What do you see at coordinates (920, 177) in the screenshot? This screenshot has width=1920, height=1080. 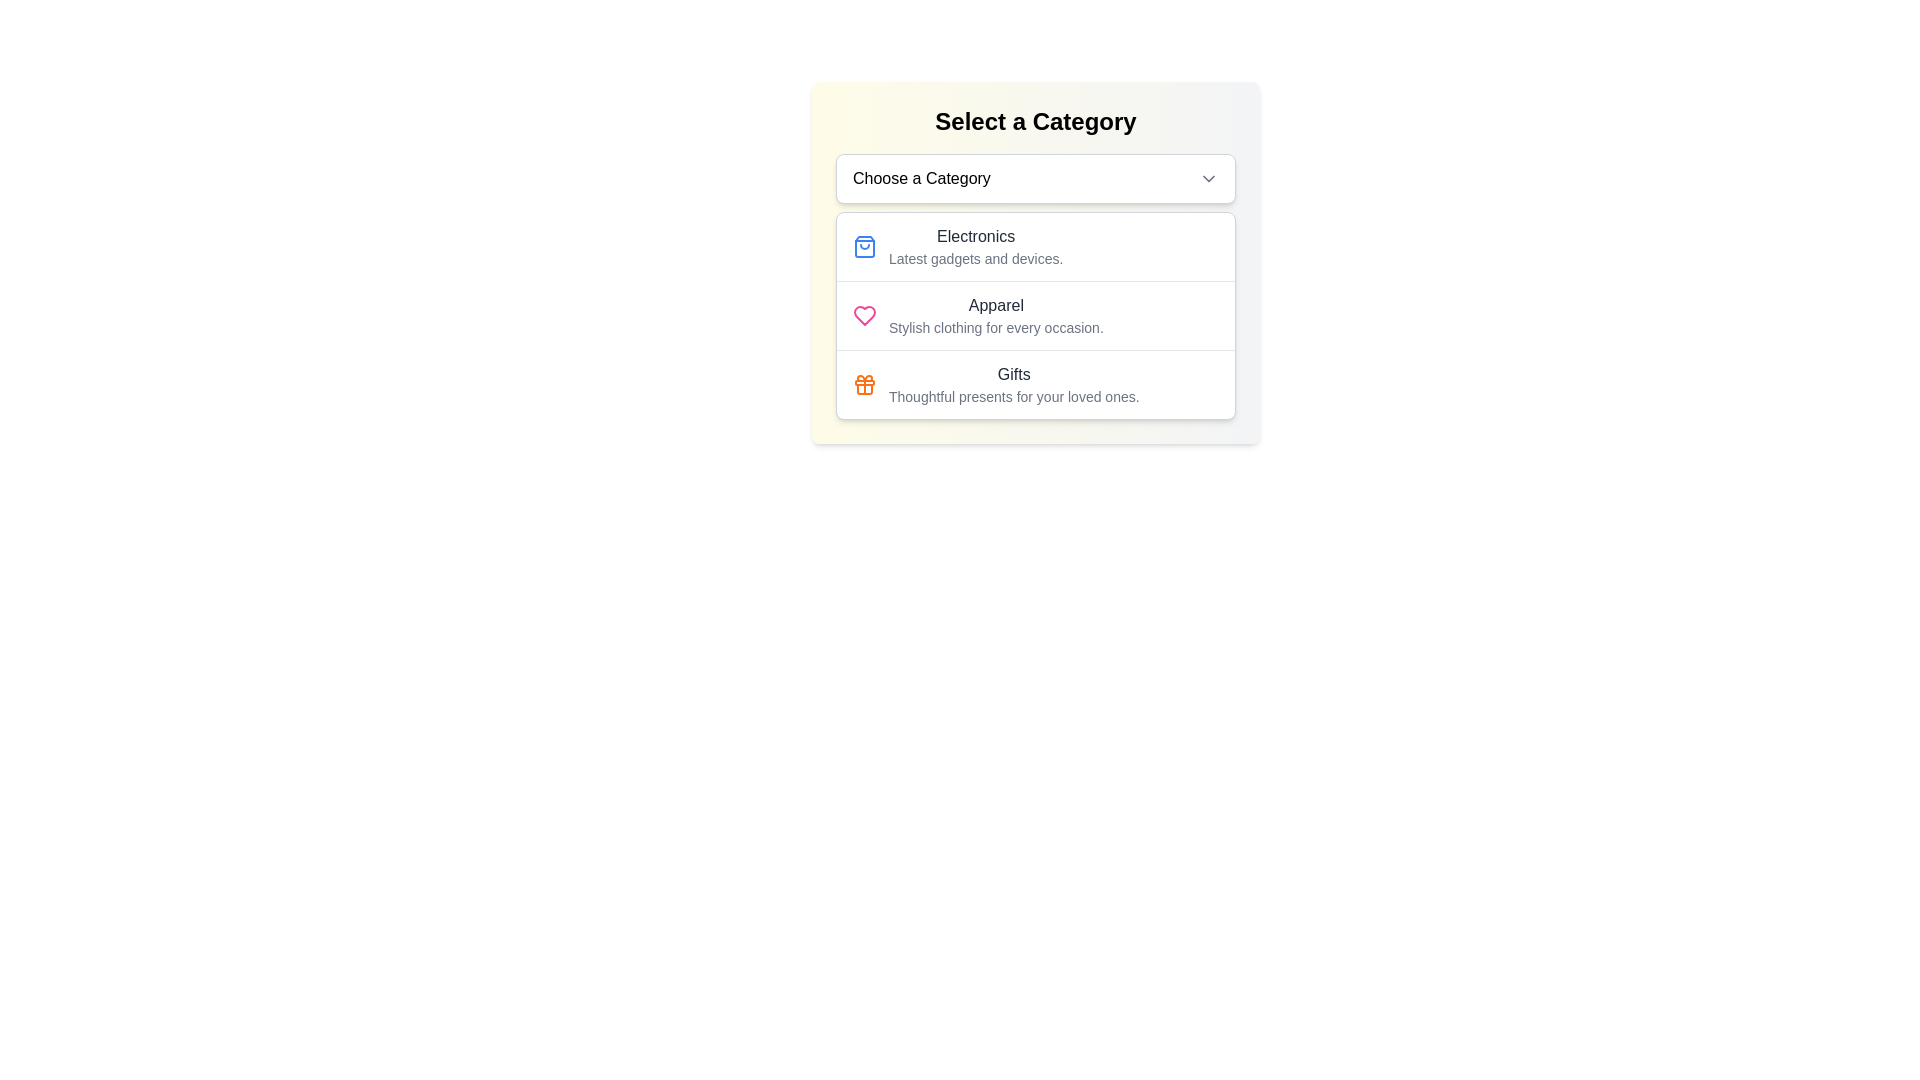 I see `the text label indicating the current selection for the dropdown menu, which is positioned at the top of the category selection card` at bounding box center [920, 177].